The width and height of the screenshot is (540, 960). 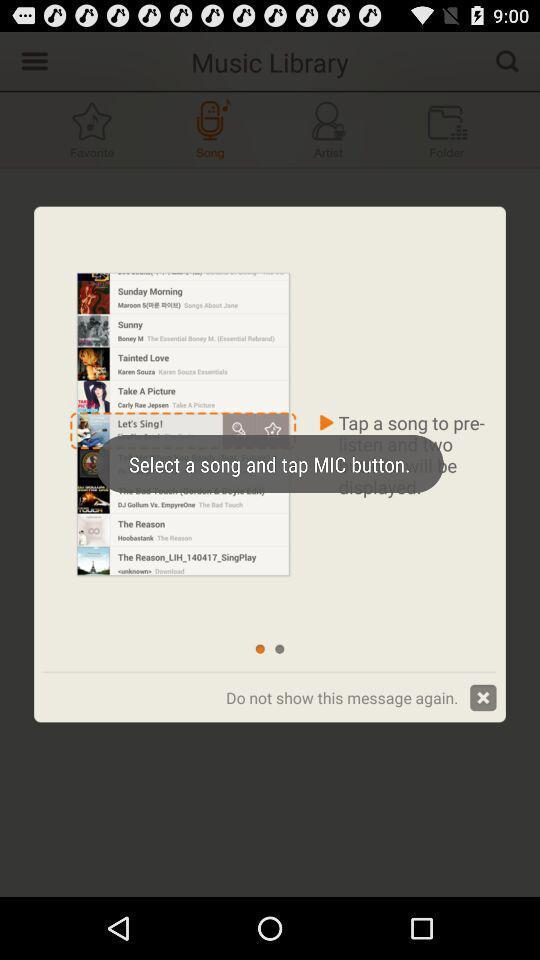 I want to click on open side panel, so click(x=31, y=59).